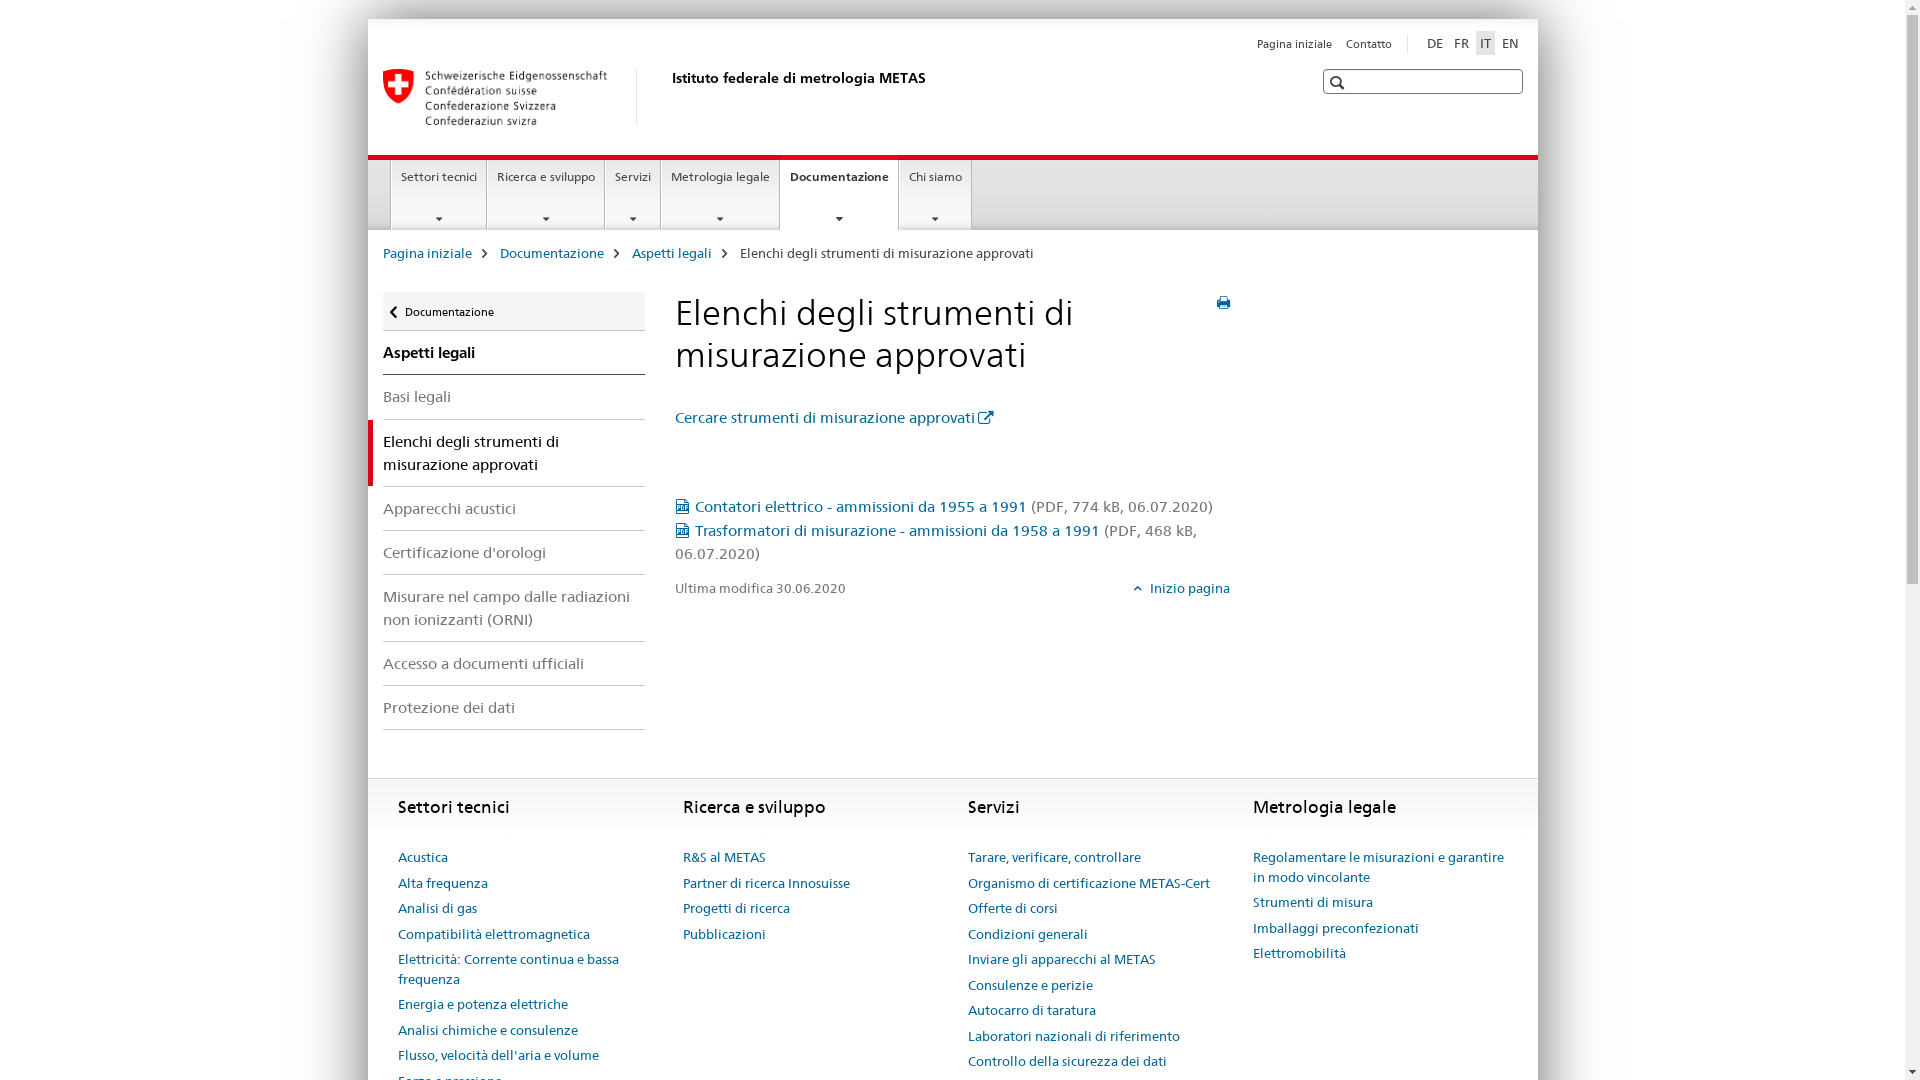 This screenshot has height=1080, width=1920. I want to click on 'Inizio pagina', so click(1181, 586).